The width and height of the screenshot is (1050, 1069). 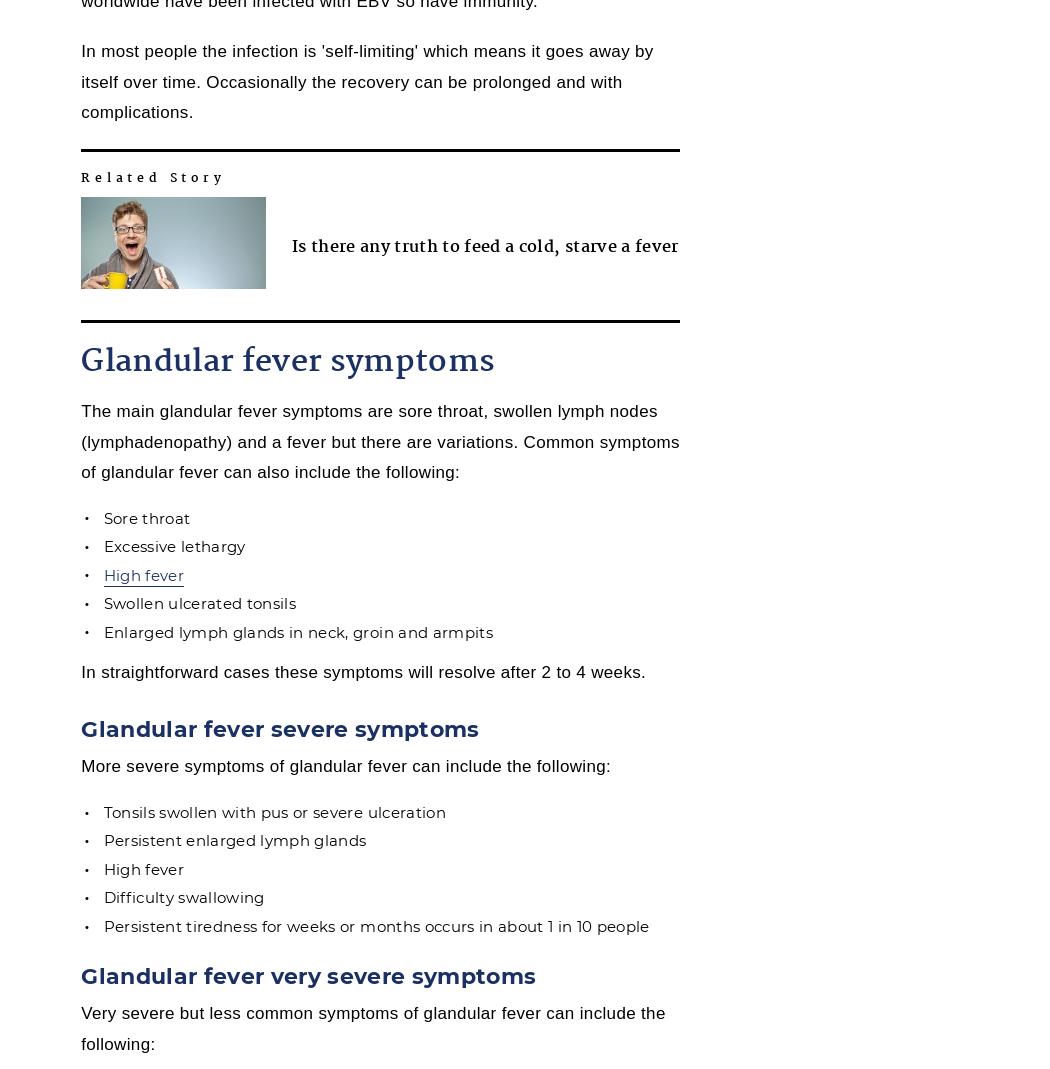 What do you see at coordinates (173, 546) in the screenshot?
I see `'Excessive lethargy'` at bounding box center [173, 546].